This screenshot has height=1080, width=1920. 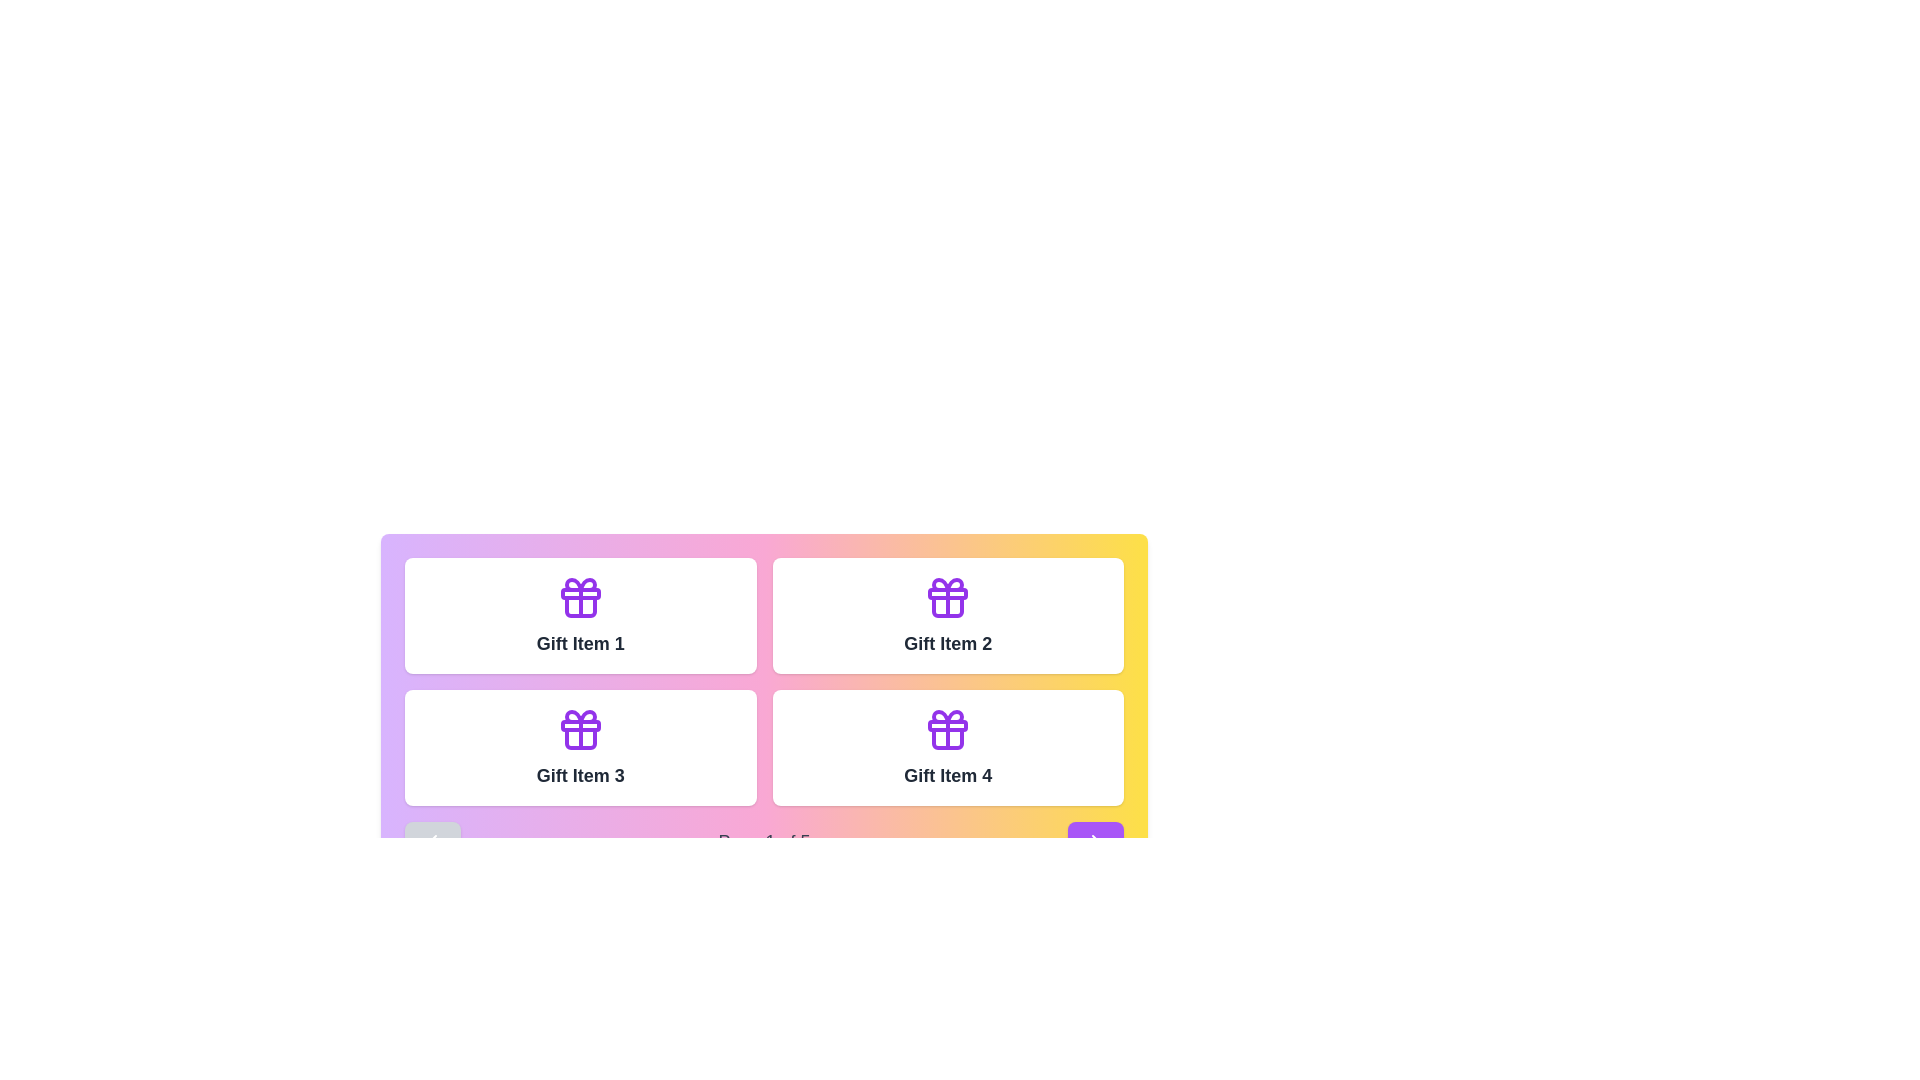 What do you see at coordinates (579, 729) in the screenshot?
I see `the purple gift box icon located above the label 'Gift Item 3' in the grid of white cards` at bounding box center [579, 729].